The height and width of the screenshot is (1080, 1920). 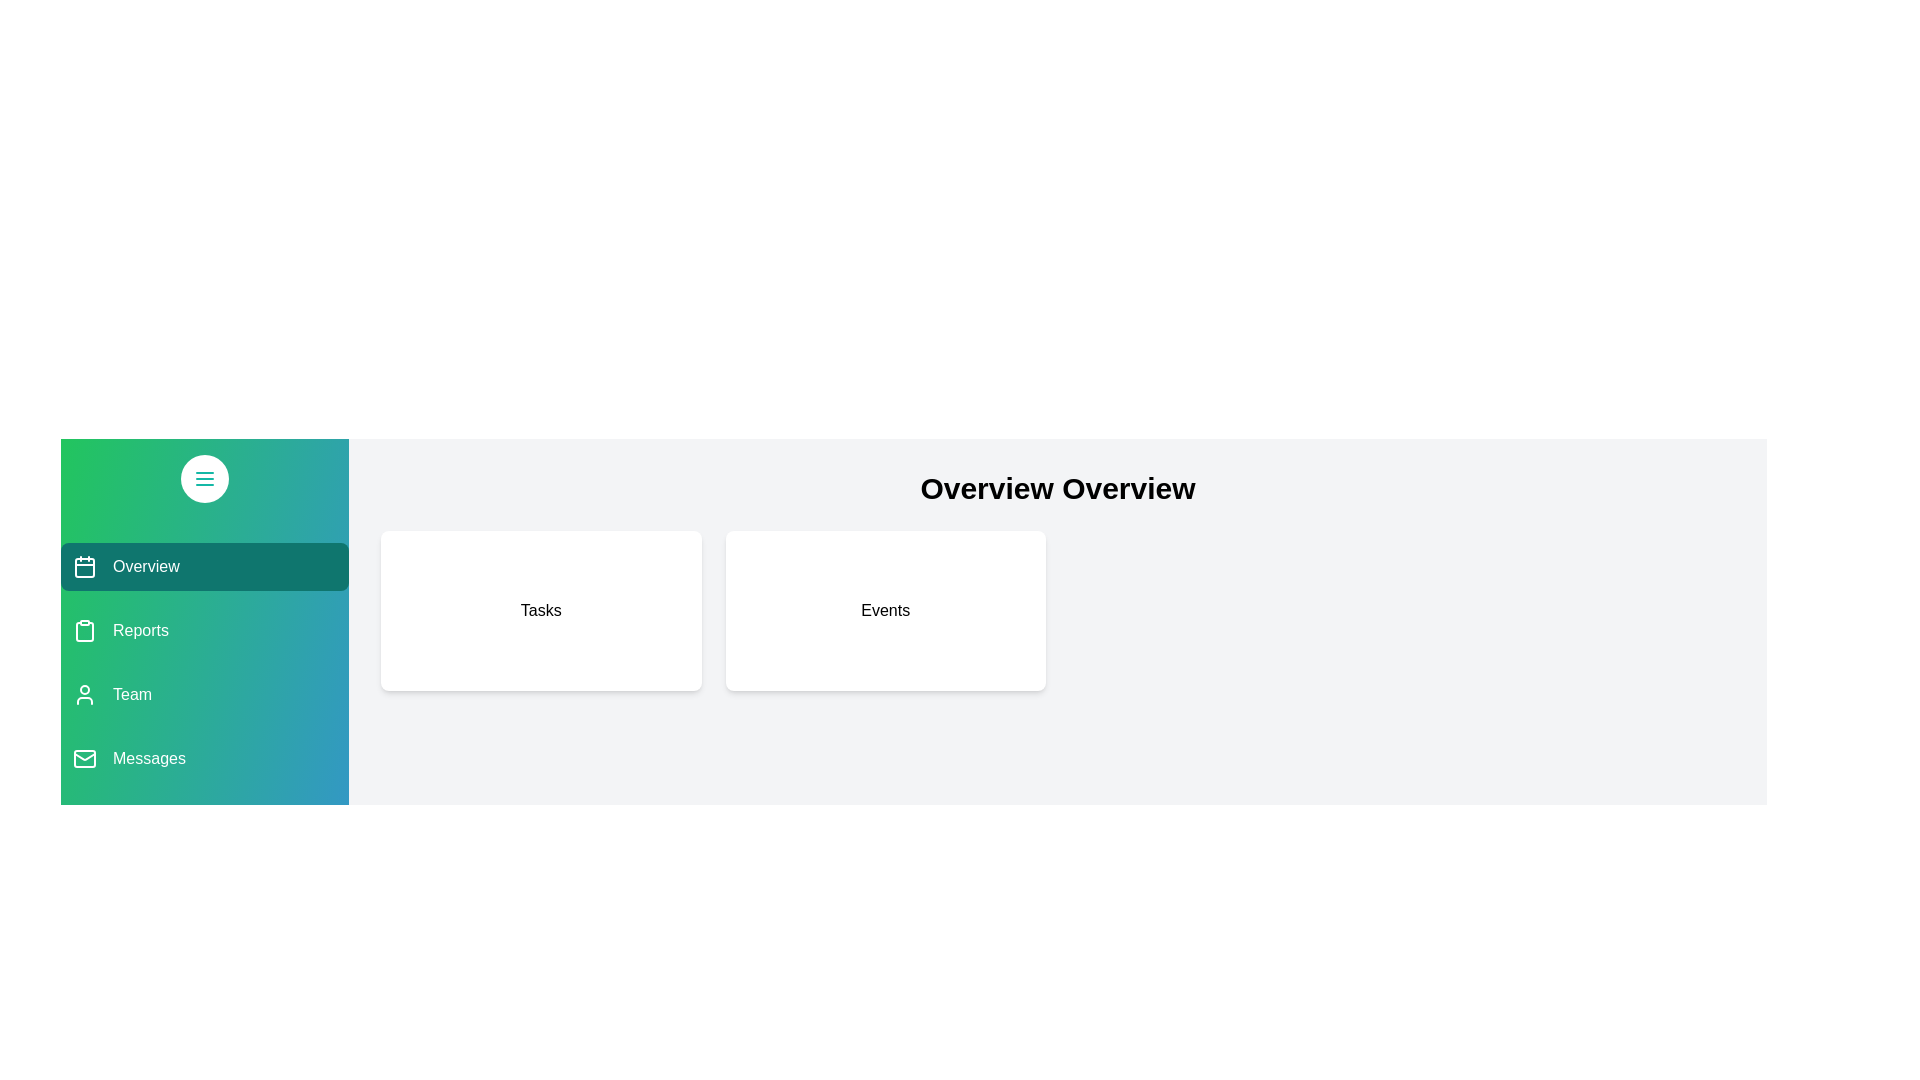 I want to click on the navigation section Reports, so click(x=205, y=631).